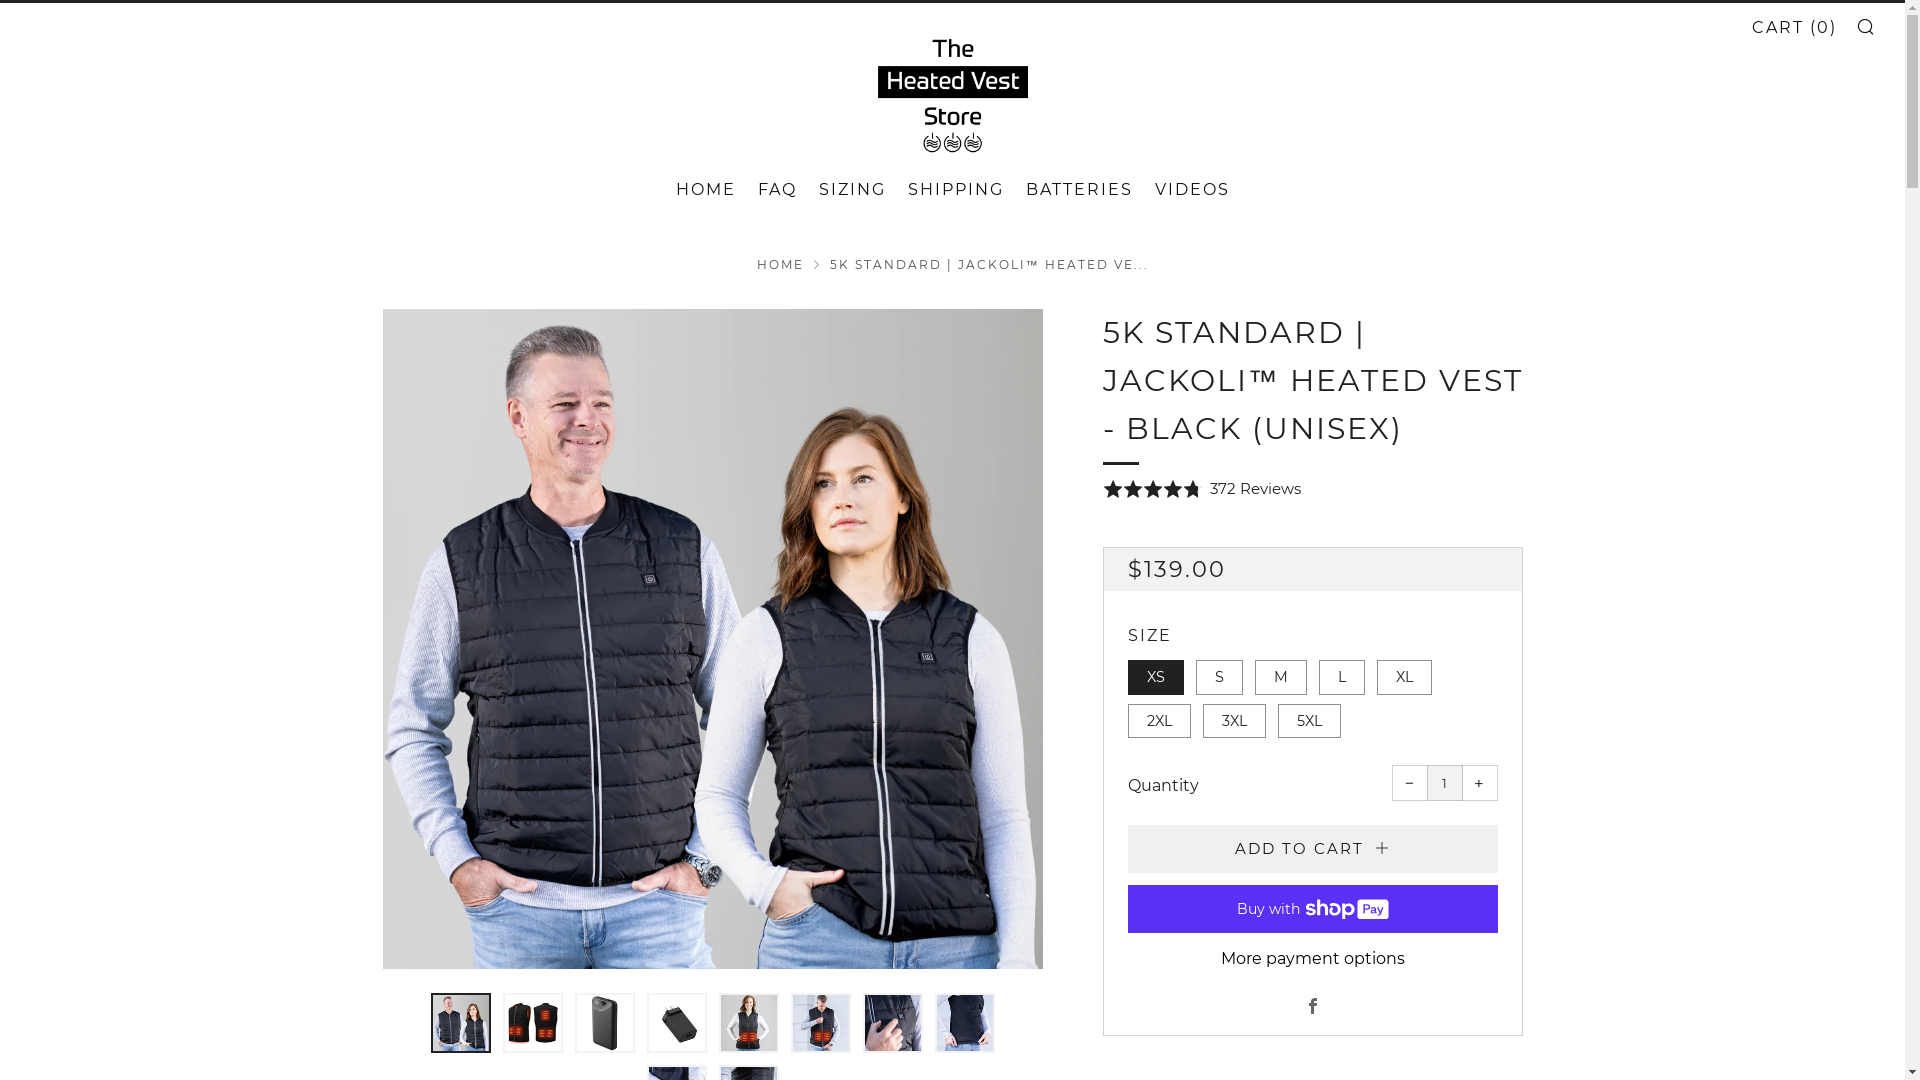 This screenshot has height=1080, width=1920. Describe the element at coordinates (1153, 189) in the screenshot. I see `'VIDEOS'` at that location.